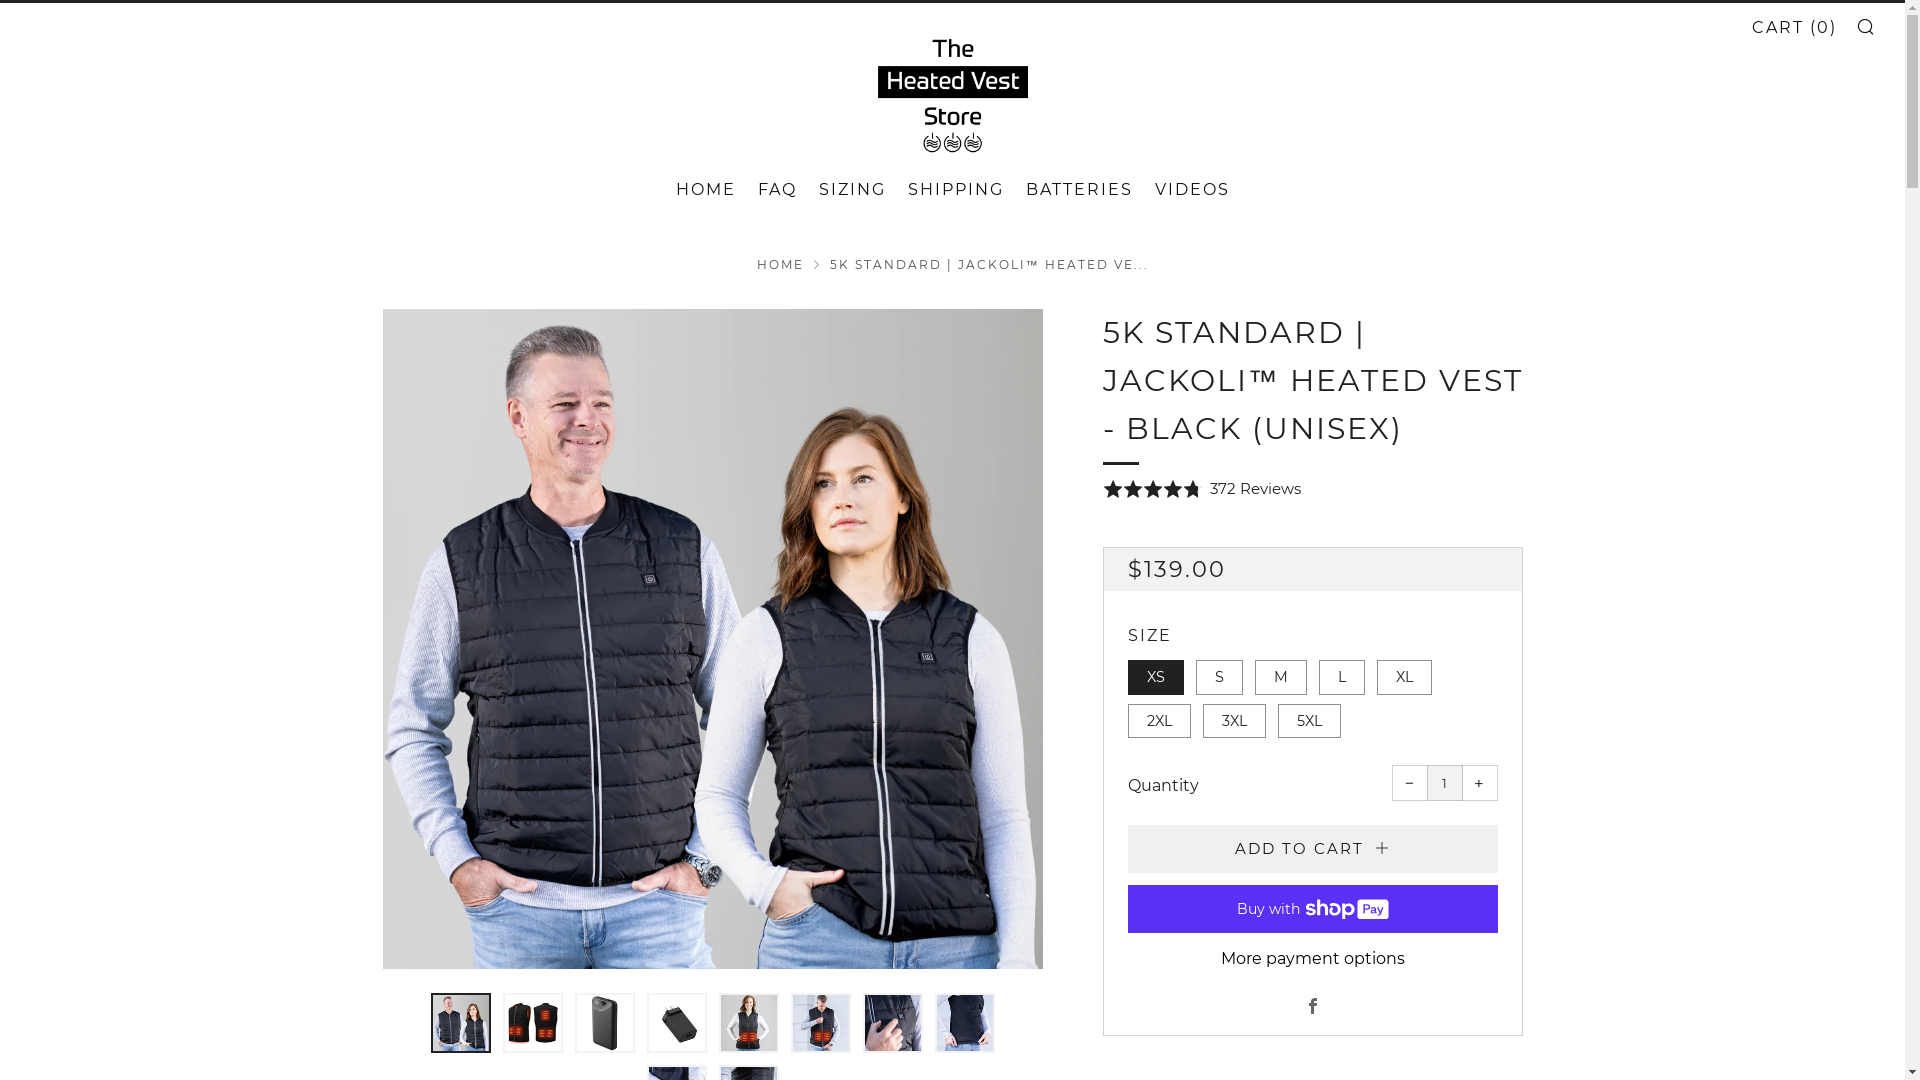 This screenshot has height=1080, width=1920. Describe the element at coordinates (1153, 189) in the screenshot. I see `'VIDEOS'` at that location.